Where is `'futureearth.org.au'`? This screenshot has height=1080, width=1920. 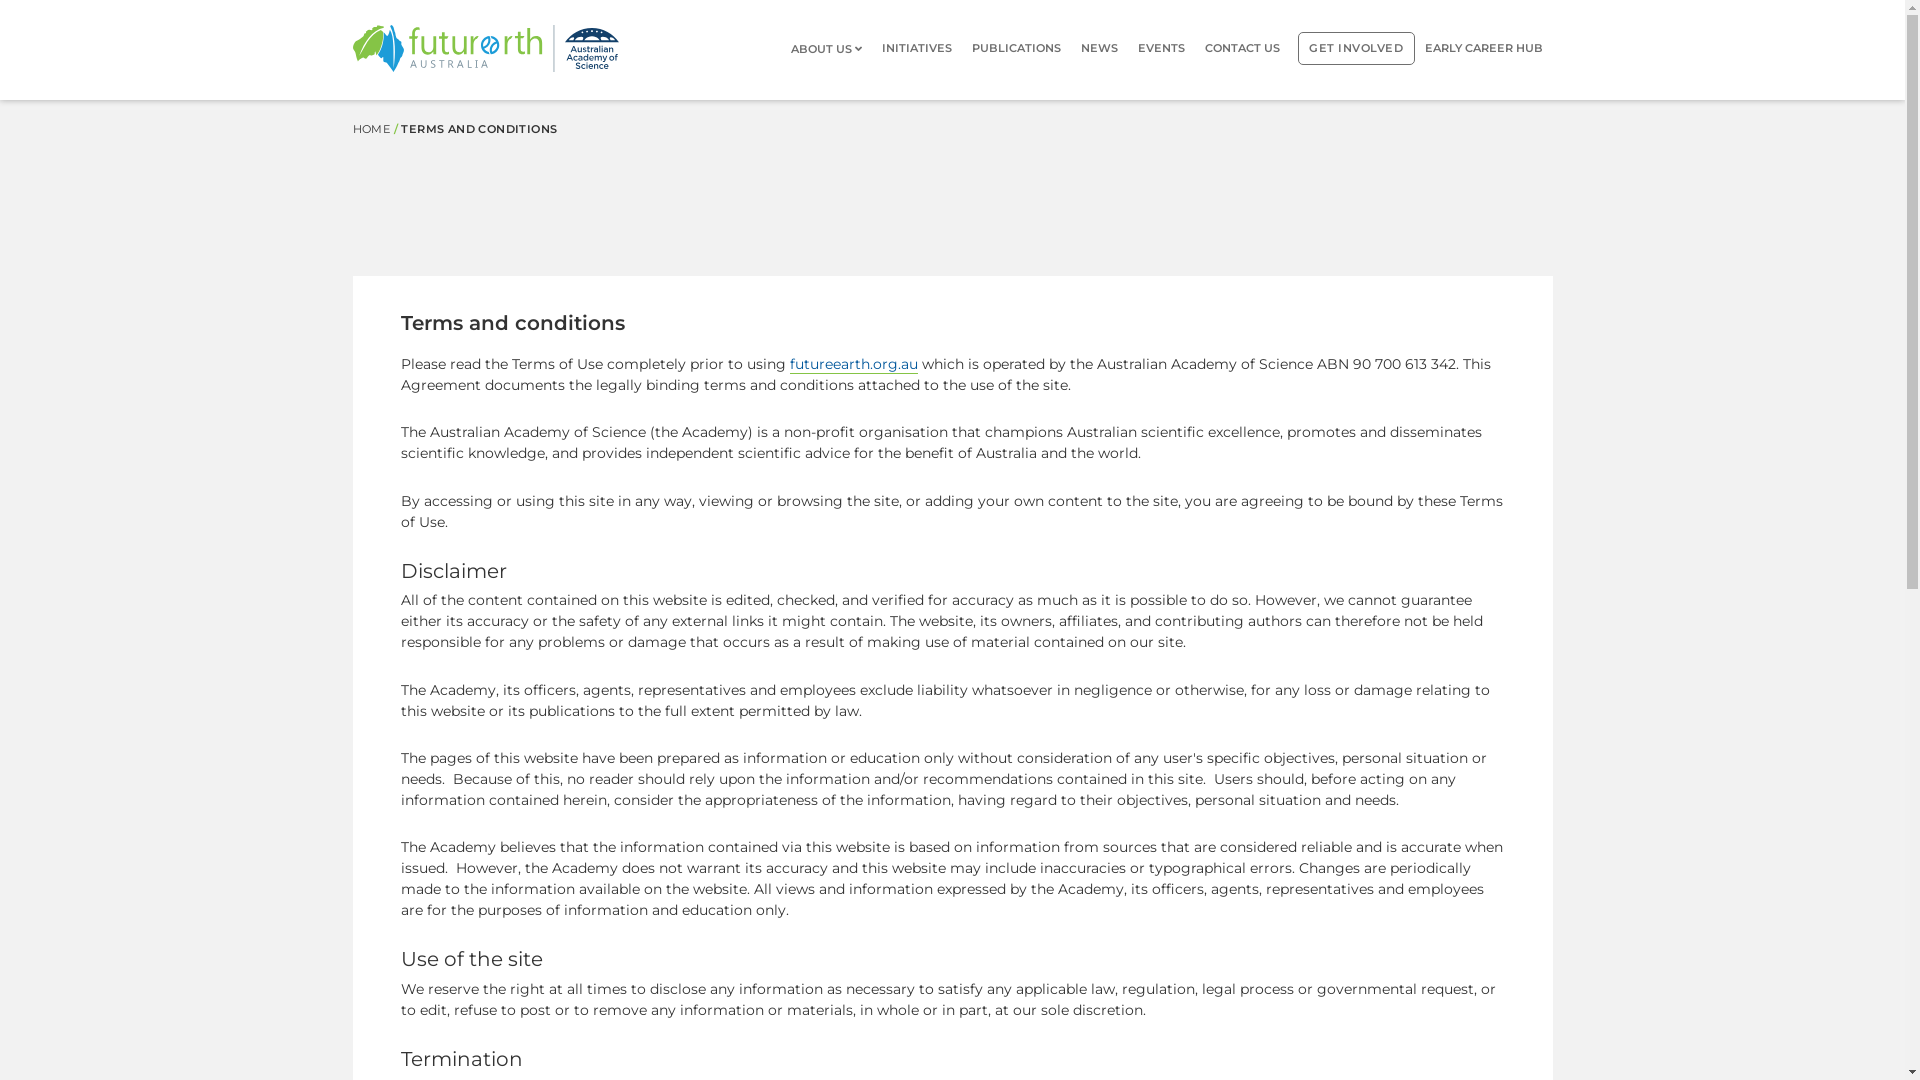
'futureearth.org.au' is located at coordinates (854, 364).